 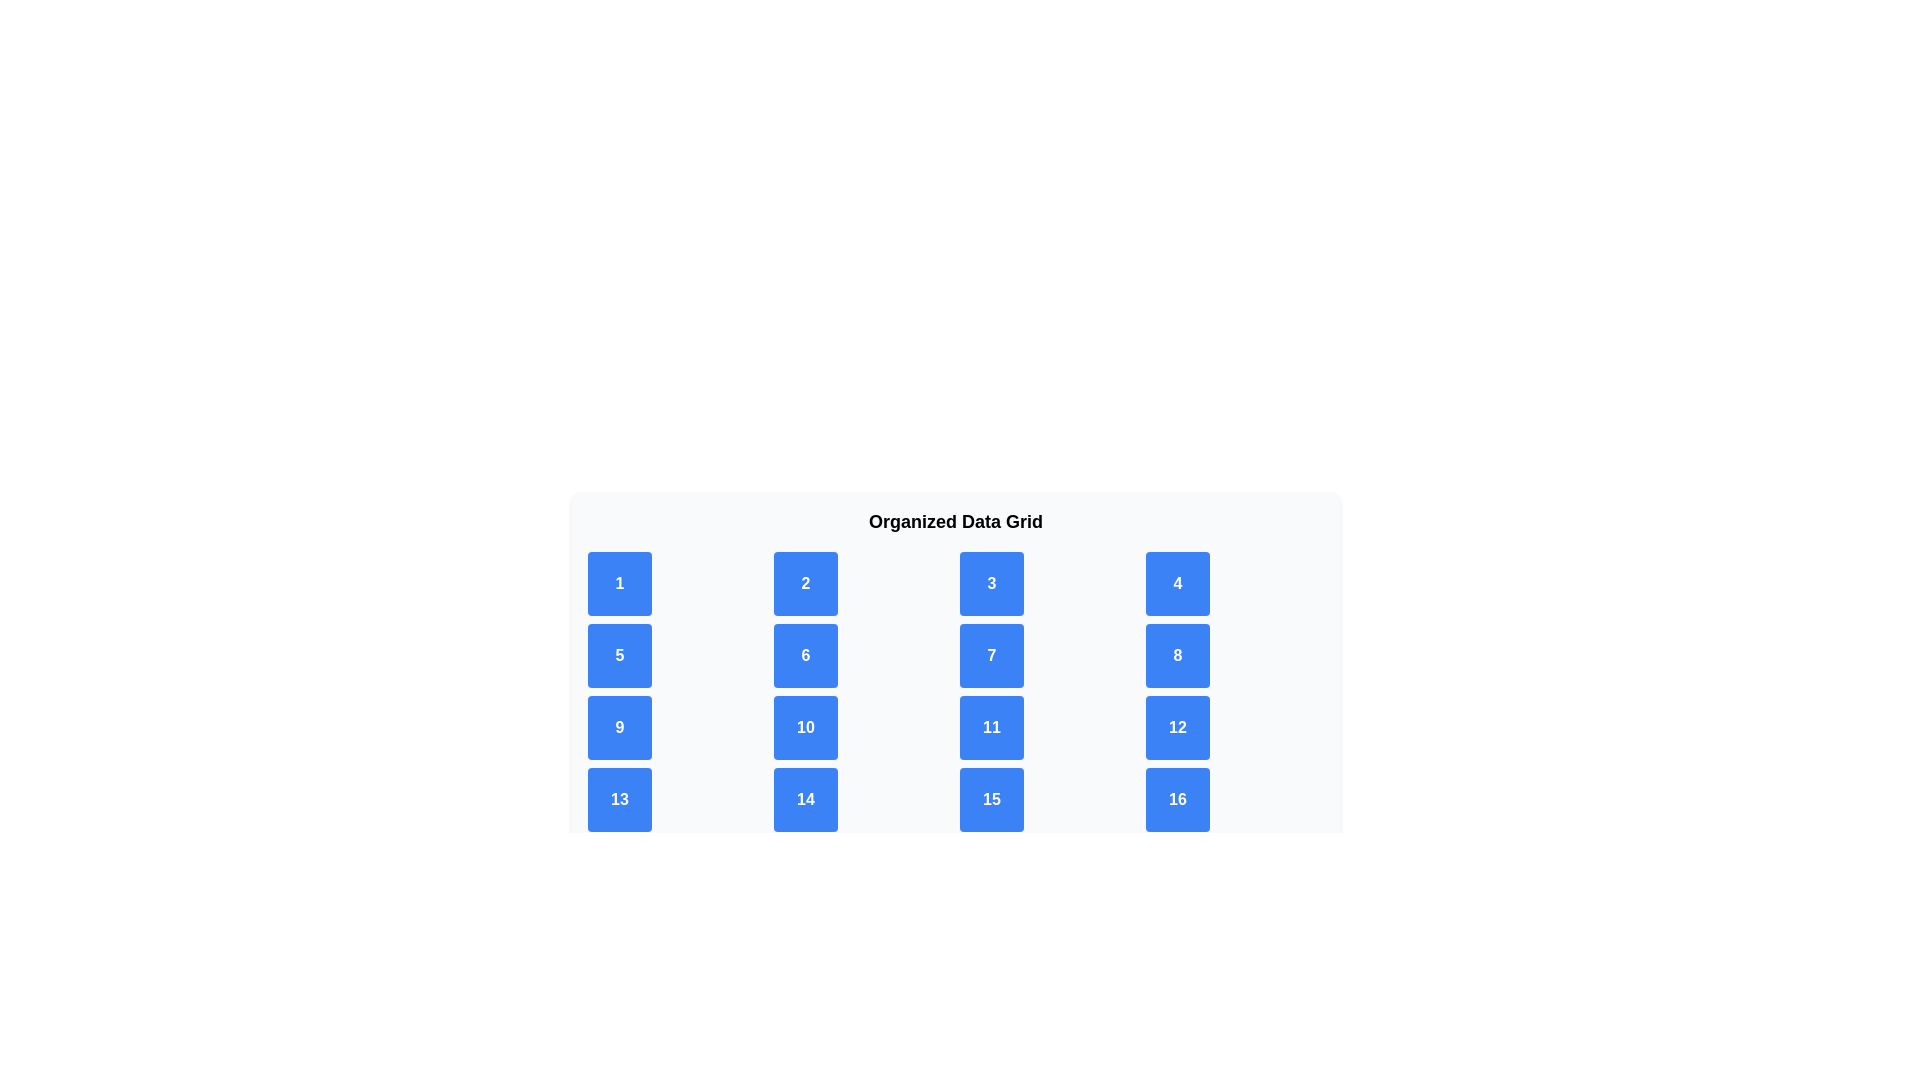 What do you see at coordinates (992, 655) in the screenshot?
I see `the blue button with rounded corners displaying the number '7', located in the second row and third column of the 4x4 grid` at bounding box center [992, 655].